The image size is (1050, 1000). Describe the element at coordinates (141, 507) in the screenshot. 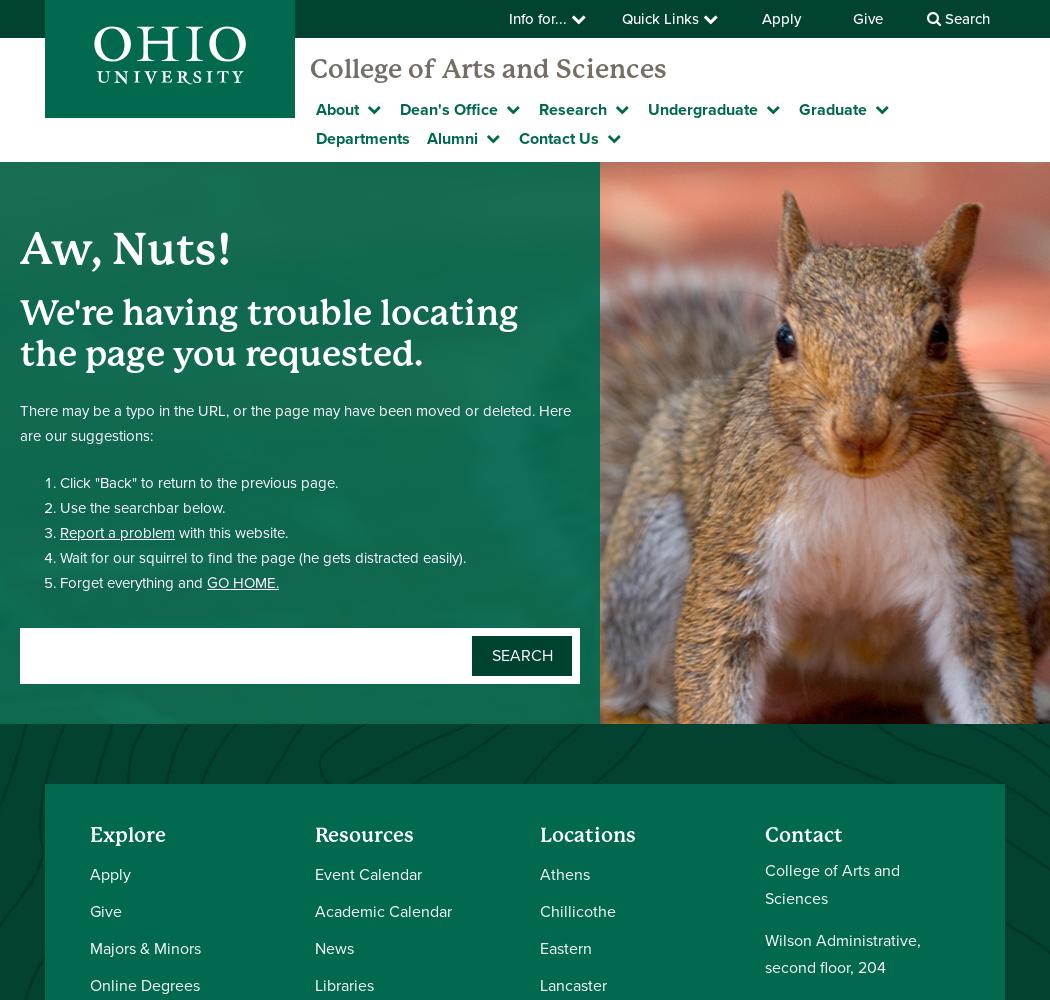

I see `'Use the searchbar below.'` at that location.